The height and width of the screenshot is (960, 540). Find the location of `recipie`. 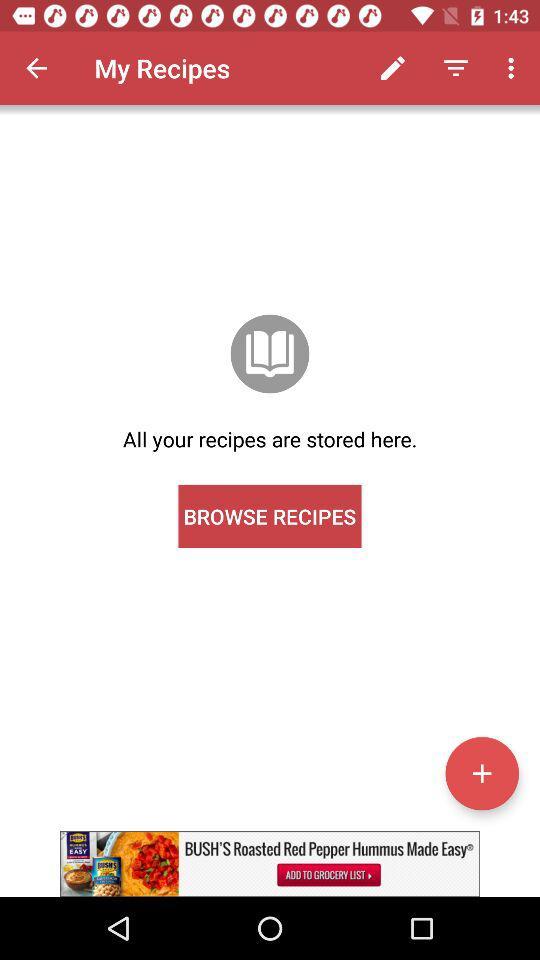

recipie is located at coordinates (481, 772).